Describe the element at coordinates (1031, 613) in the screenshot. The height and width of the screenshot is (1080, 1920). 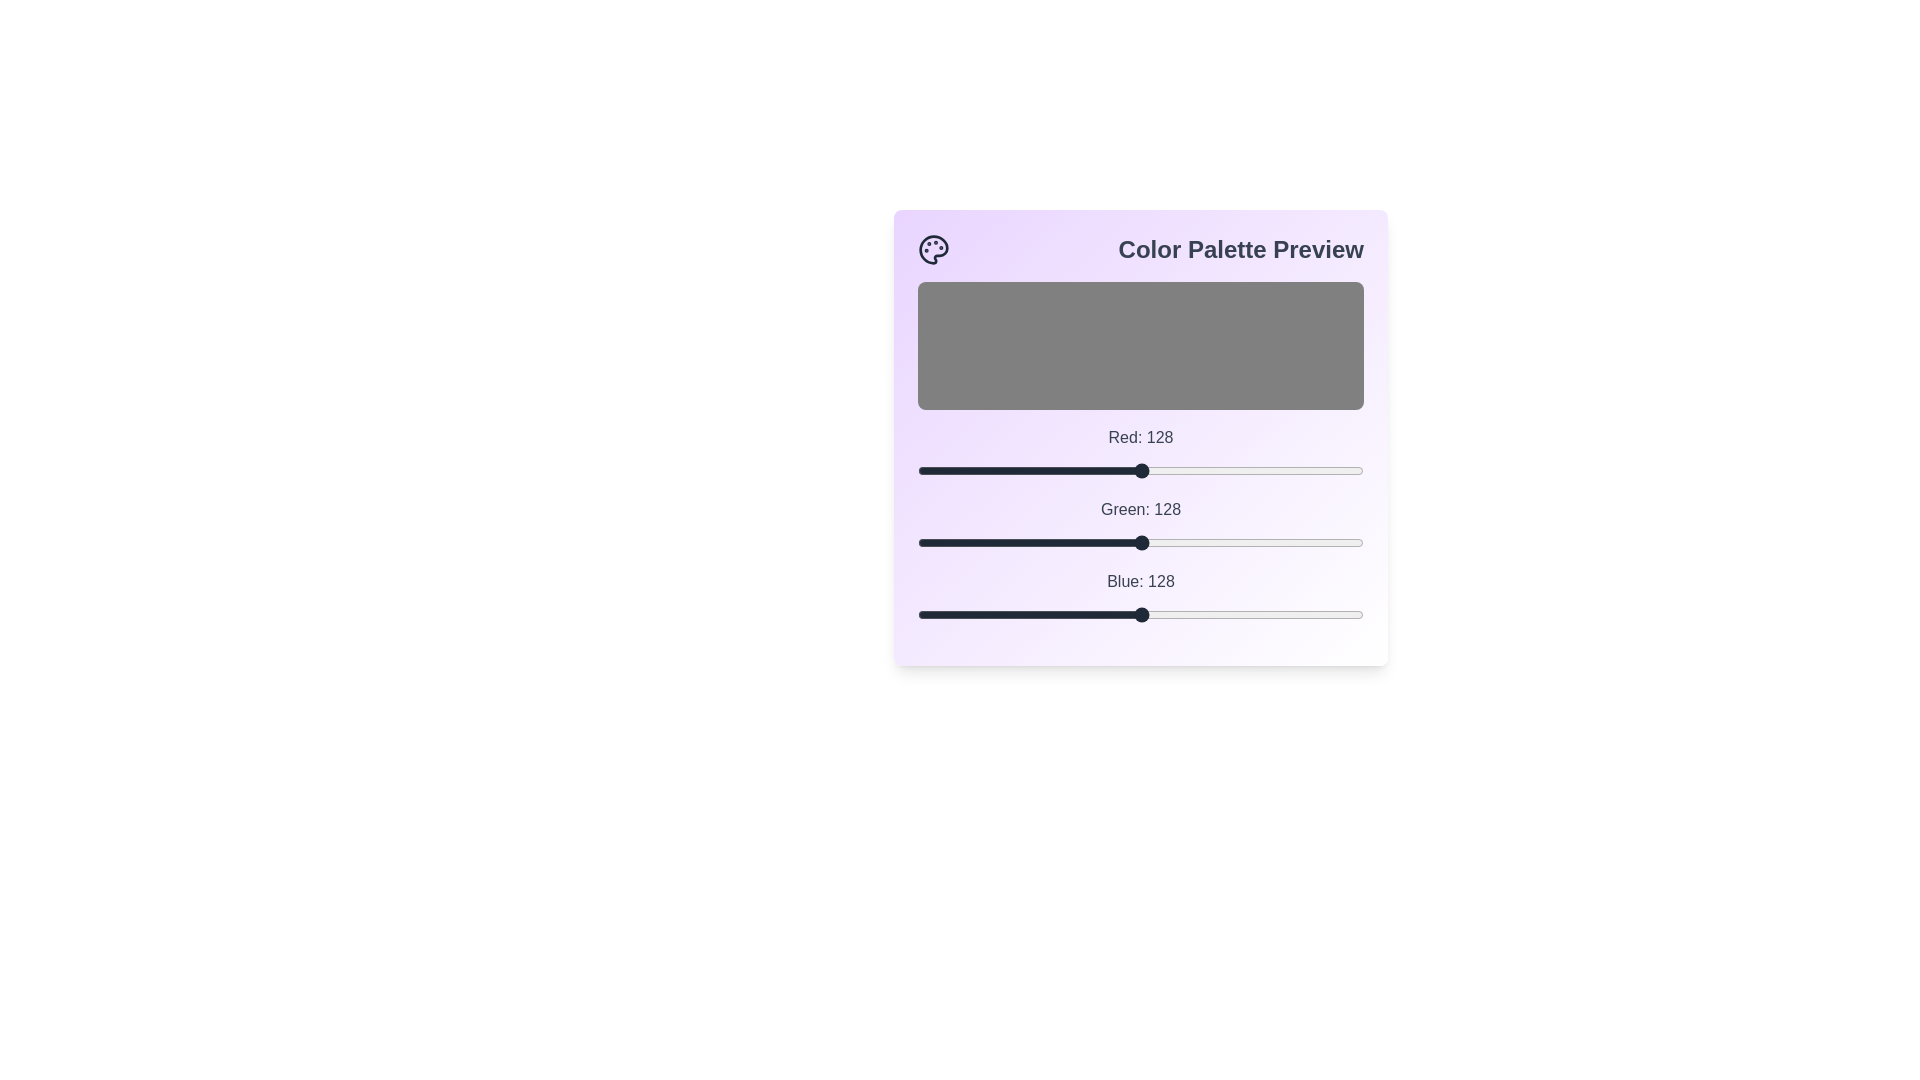
I see `the blue color value` at that location.